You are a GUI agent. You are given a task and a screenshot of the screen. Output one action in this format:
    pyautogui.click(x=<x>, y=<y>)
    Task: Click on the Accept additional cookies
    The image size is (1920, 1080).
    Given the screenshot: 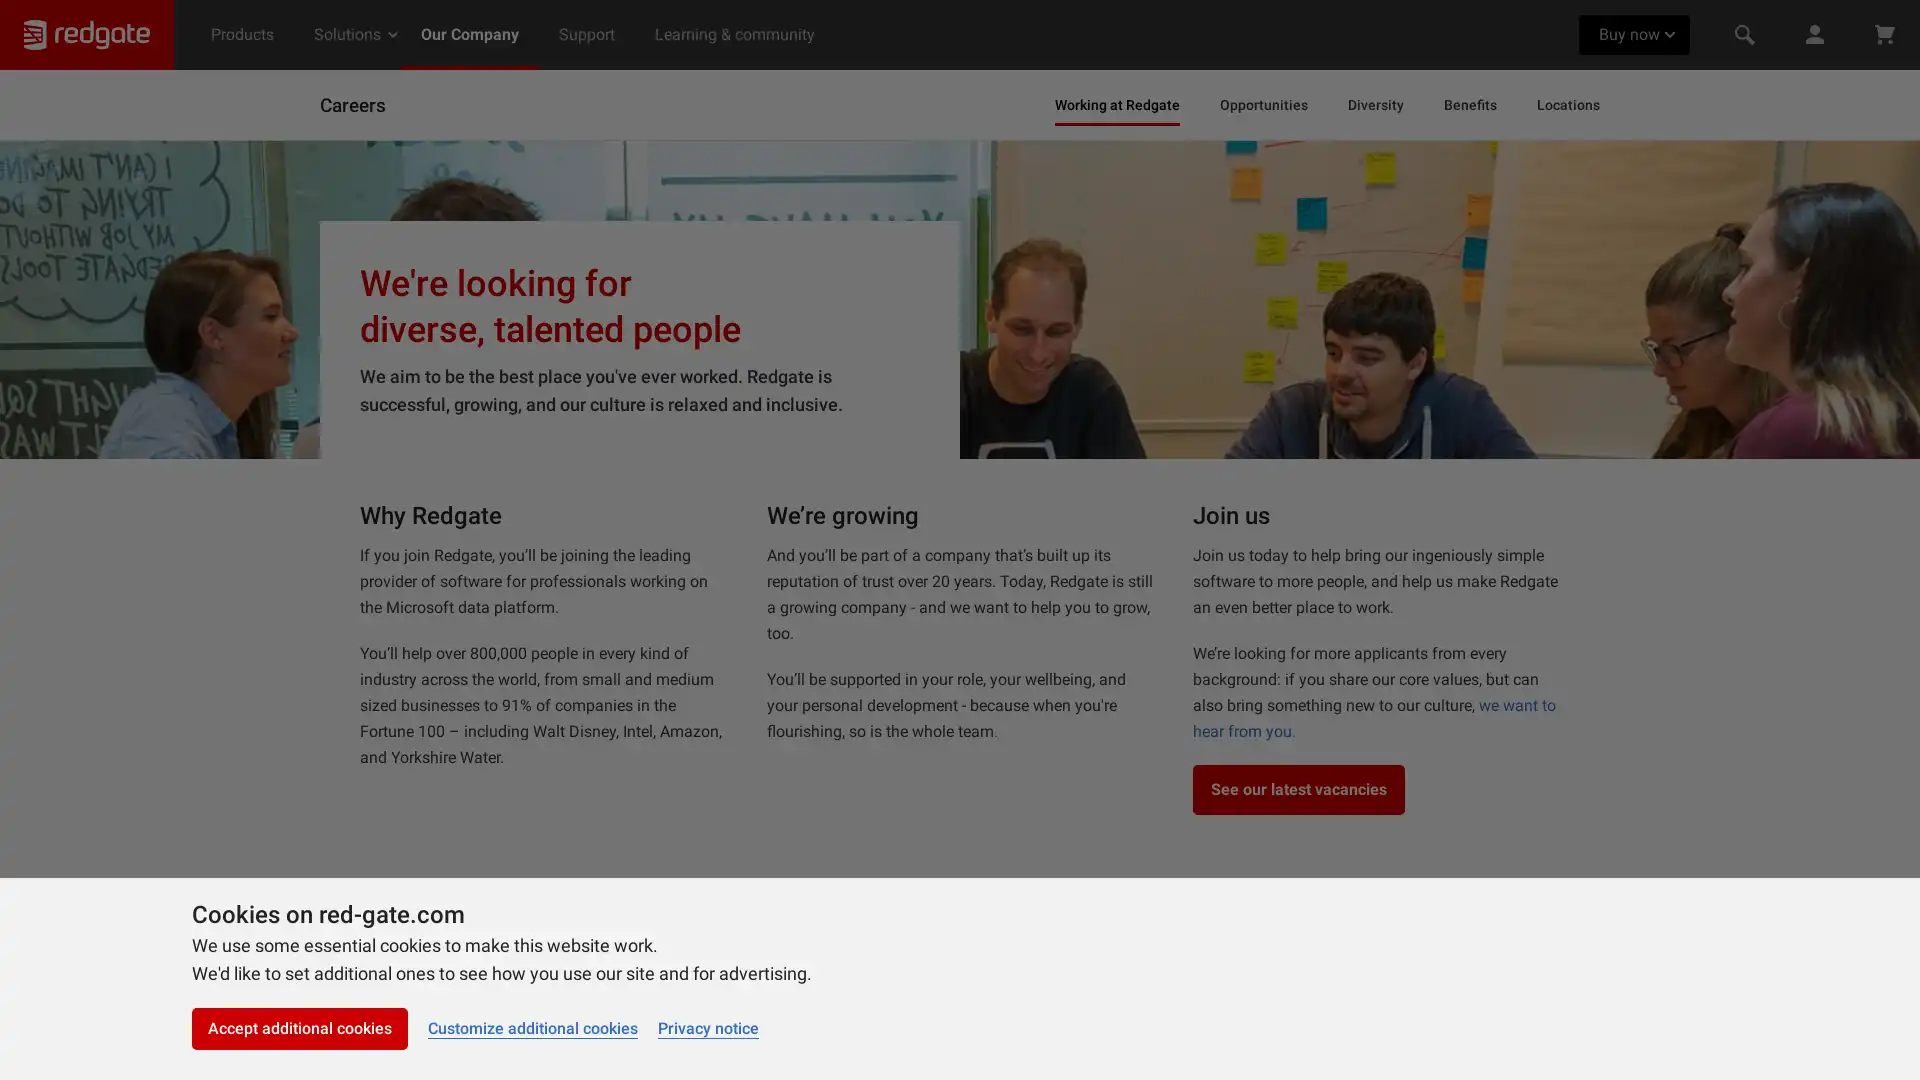 What is the action you would take?
    pyautogui.click(x=298, y=1029)
    